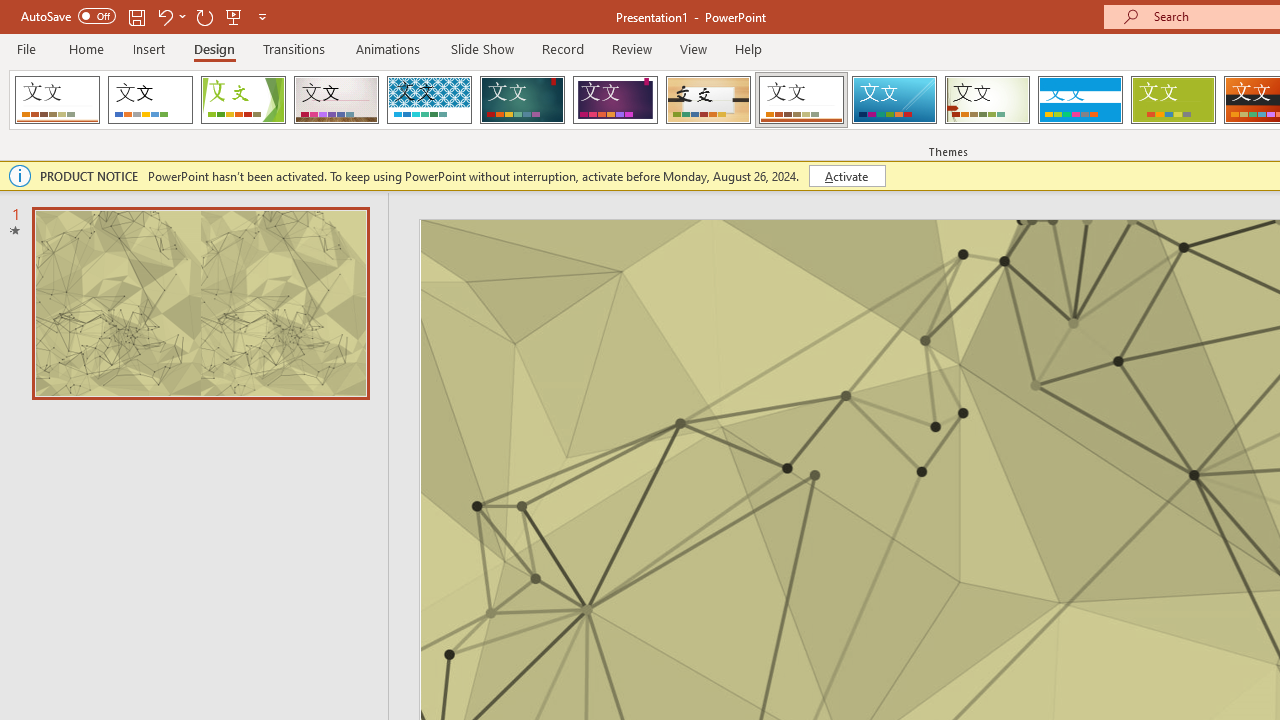 The width and height of the screenshot is (1280, 720). I want to click on 'FadeVTI', so click(57, 100).